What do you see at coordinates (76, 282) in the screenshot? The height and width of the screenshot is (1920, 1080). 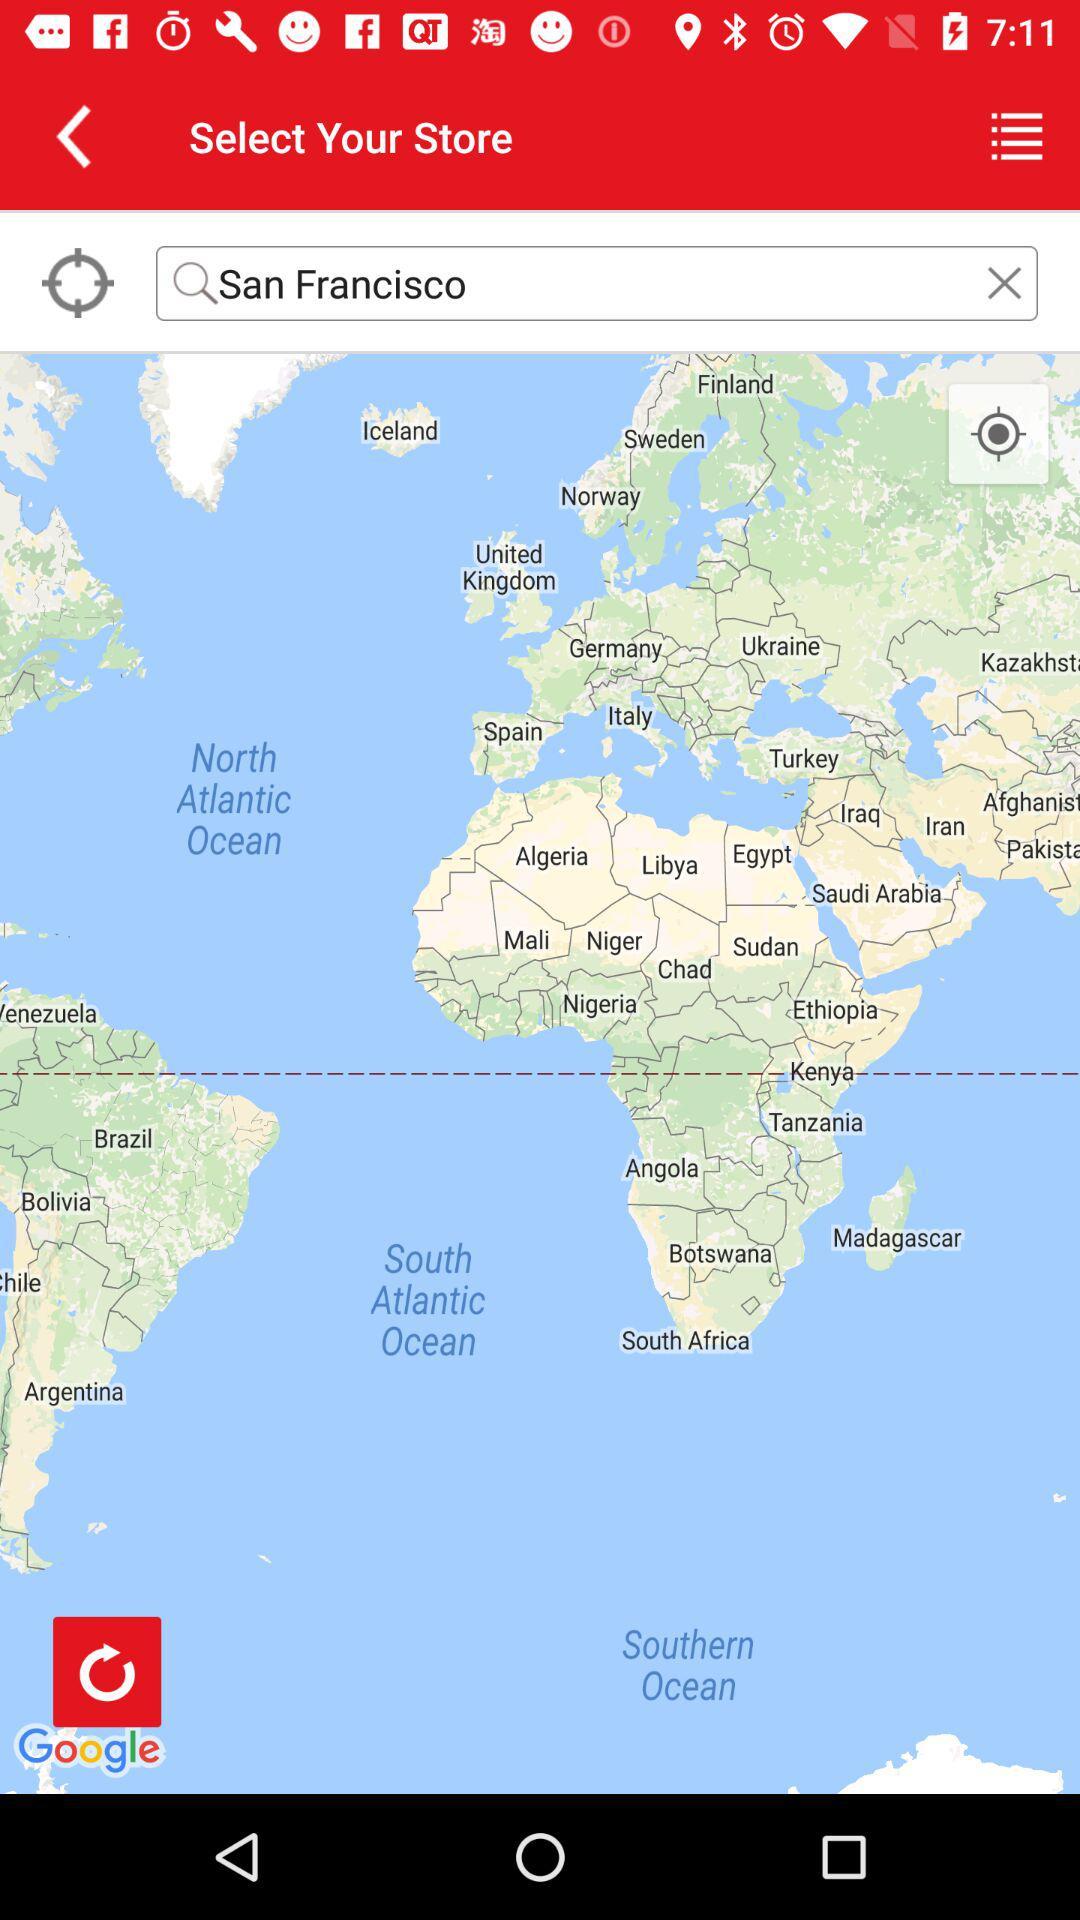 I see `the icon next to san francisco item` at bounding box center [76, 282].